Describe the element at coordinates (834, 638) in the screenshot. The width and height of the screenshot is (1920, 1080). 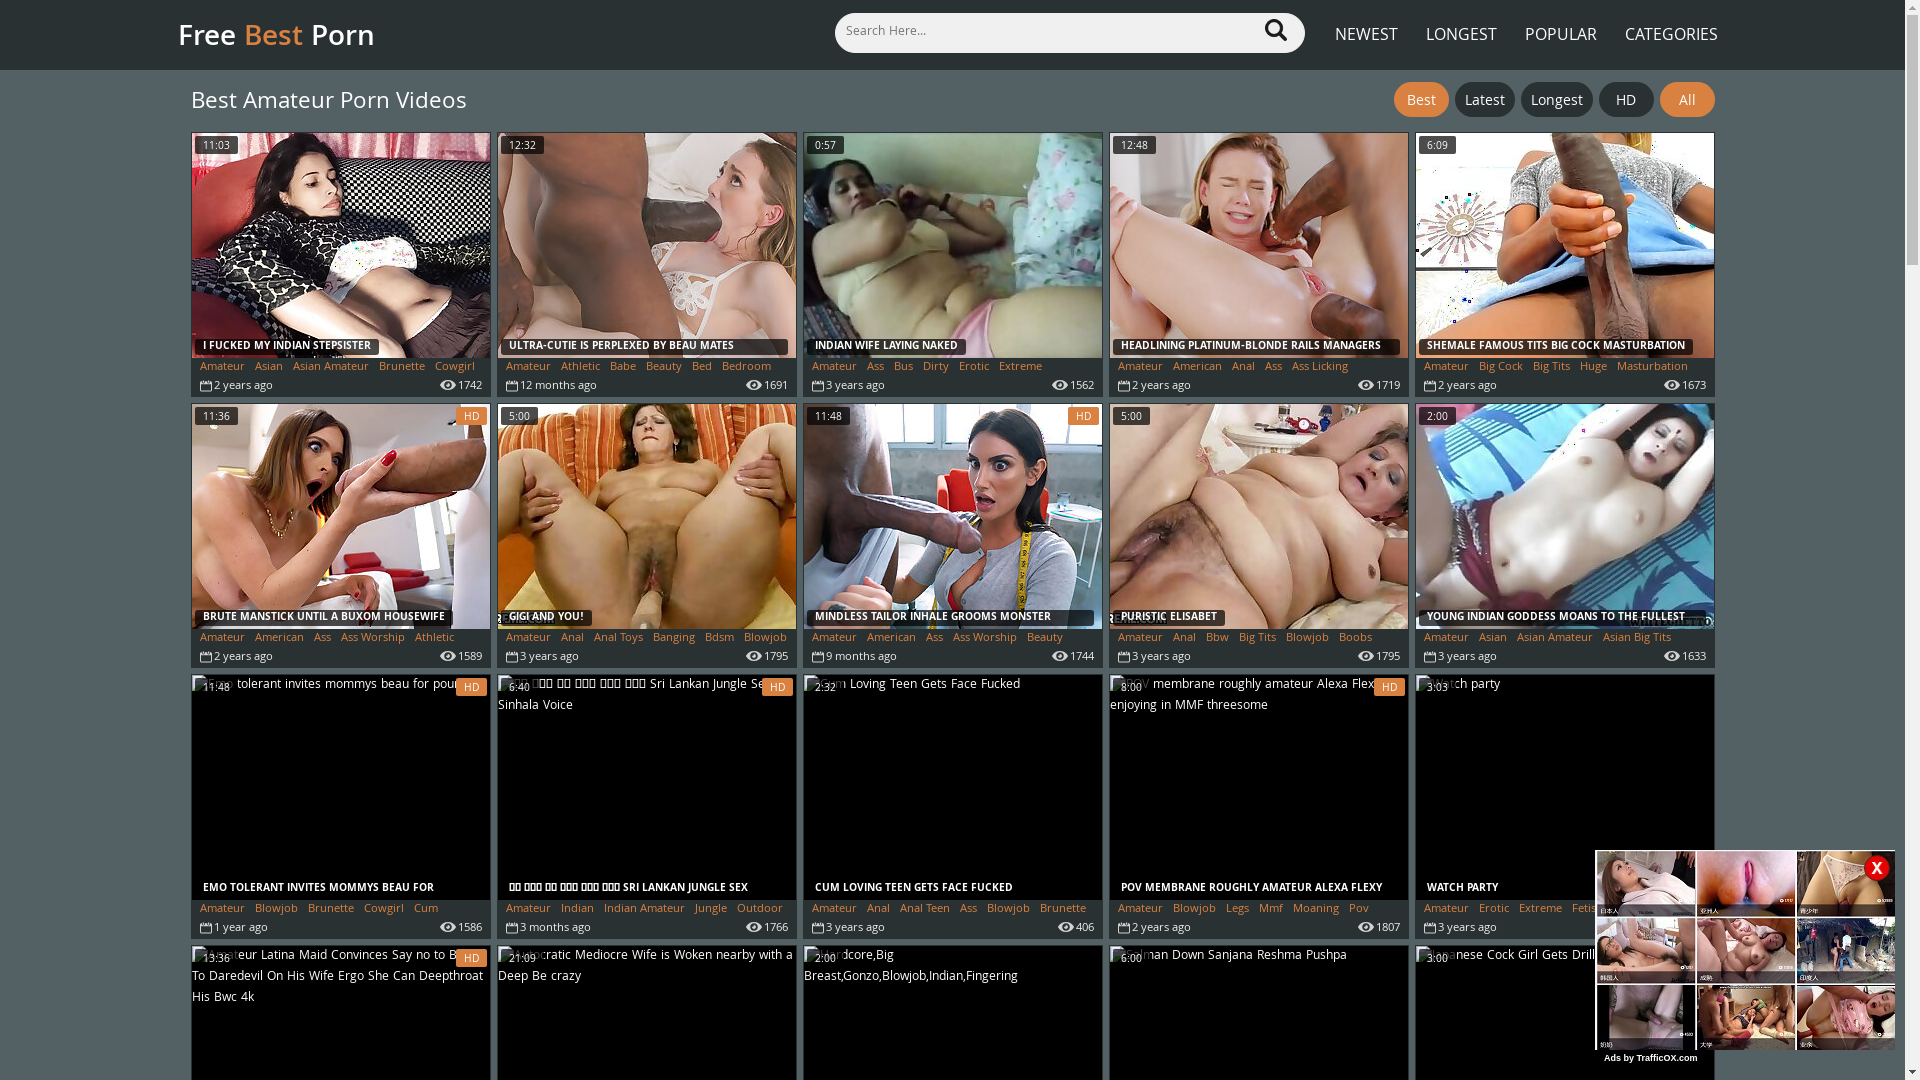
I see `'Amateur'` at that location.